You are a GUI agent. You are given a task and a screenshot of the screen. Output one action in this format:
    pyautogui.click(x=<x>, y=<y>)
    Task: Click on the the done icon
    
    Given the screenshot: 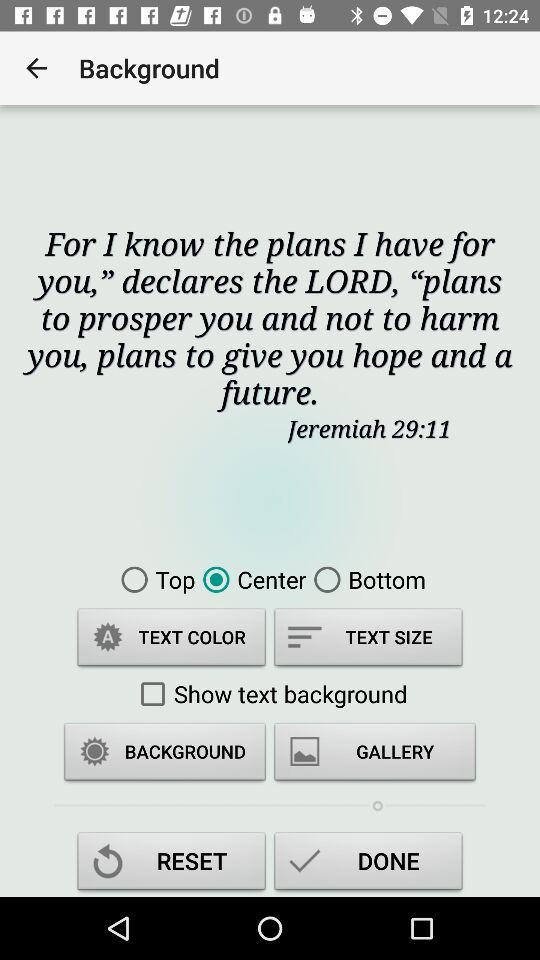 What is the action you would take?
    pyautogui.click(x=367, y=863)
    